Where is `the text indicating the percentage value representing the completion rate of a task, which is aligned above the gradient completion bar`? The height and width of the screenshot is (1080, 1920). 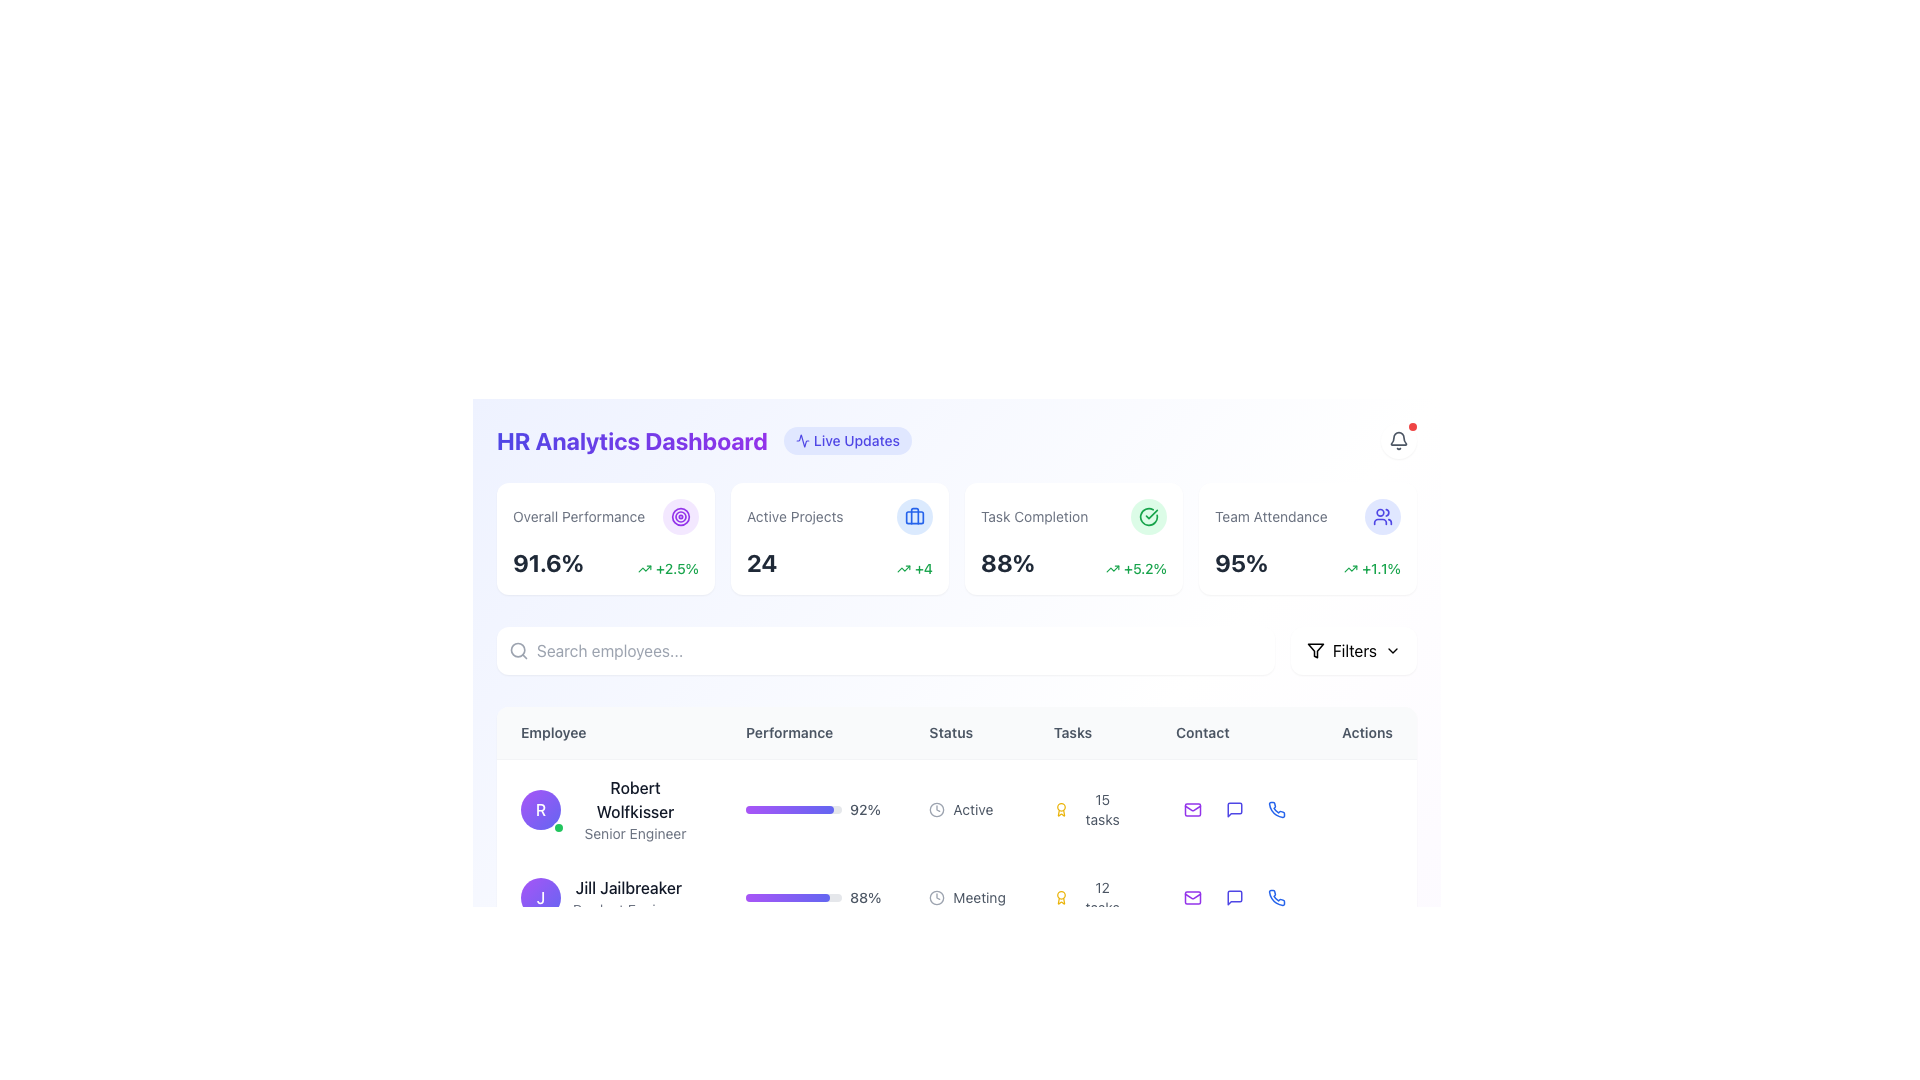 the text indicating the percentage value representing the completion rate of a task, which is aligned above the gradient completion bar is located at coordinates (865, 810).